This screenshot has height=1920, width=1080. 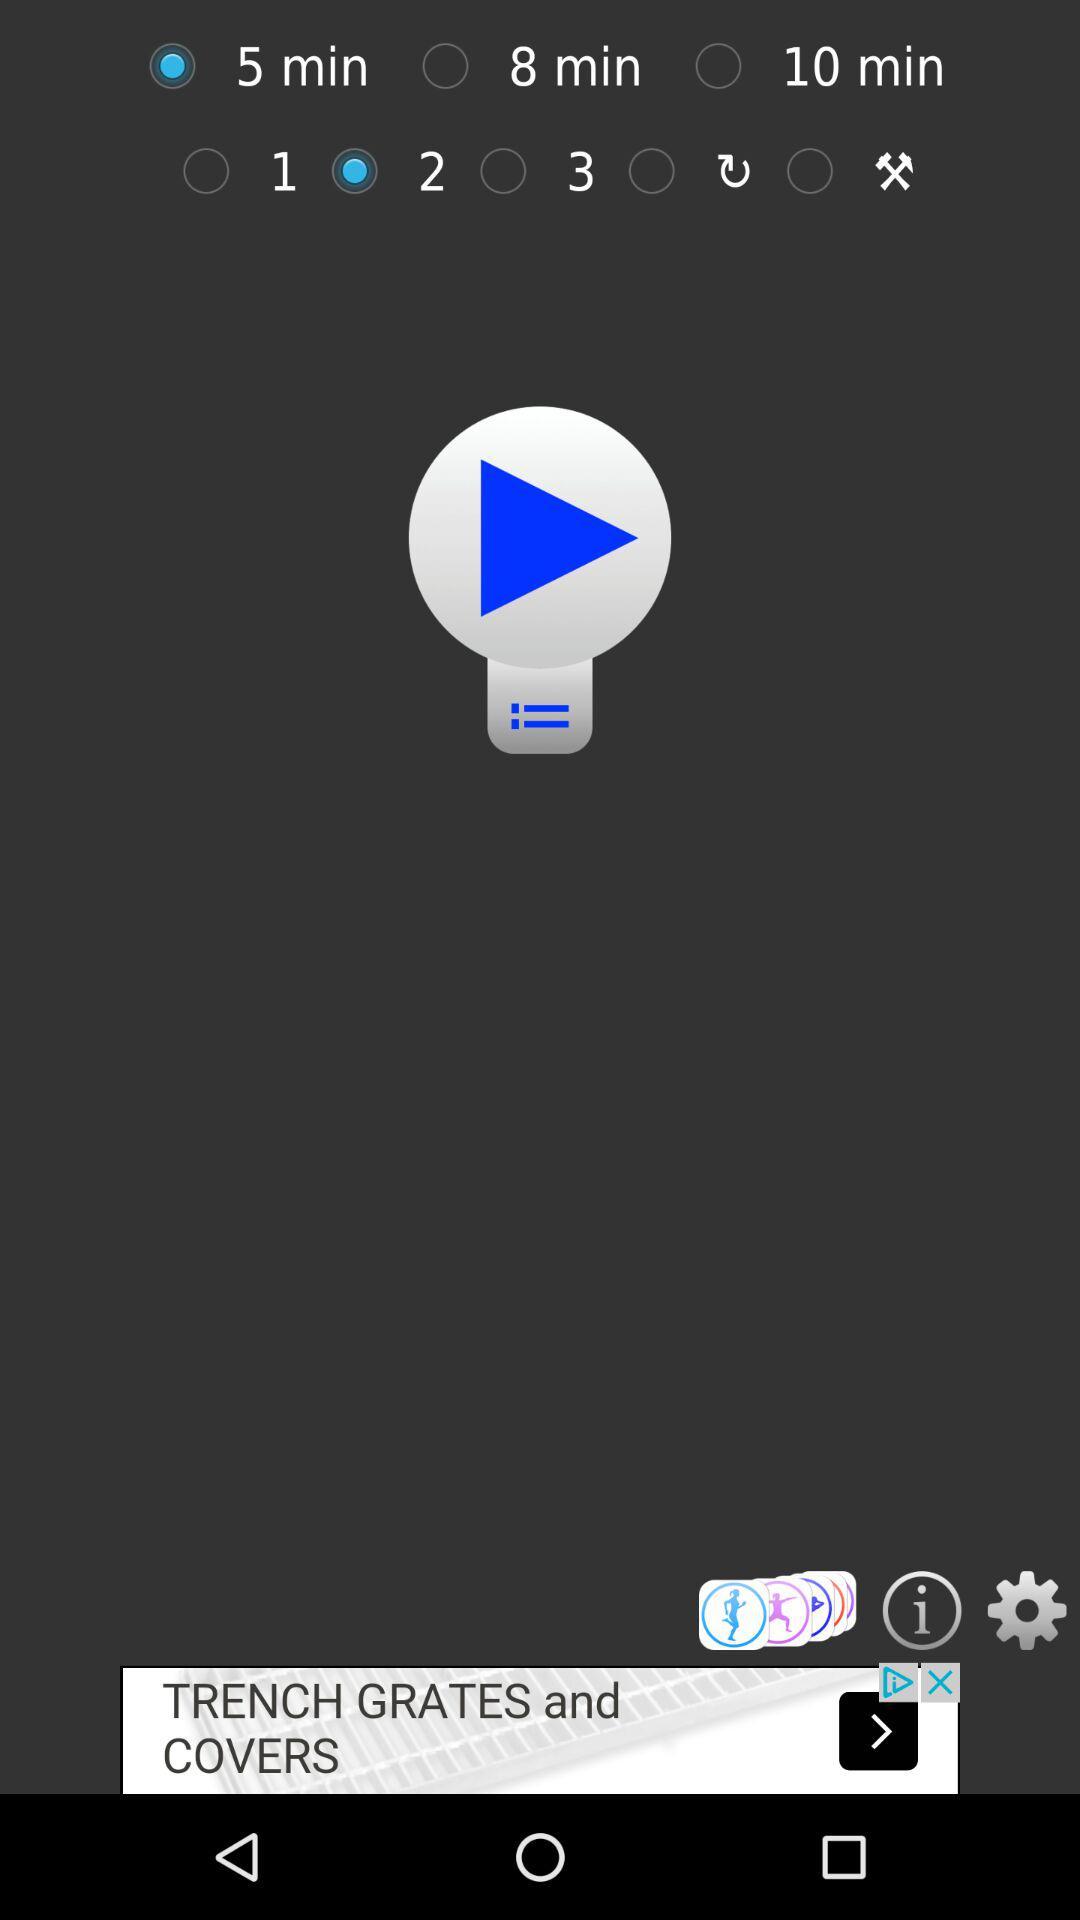 I want to click on third video, so click(x=512, y=171).